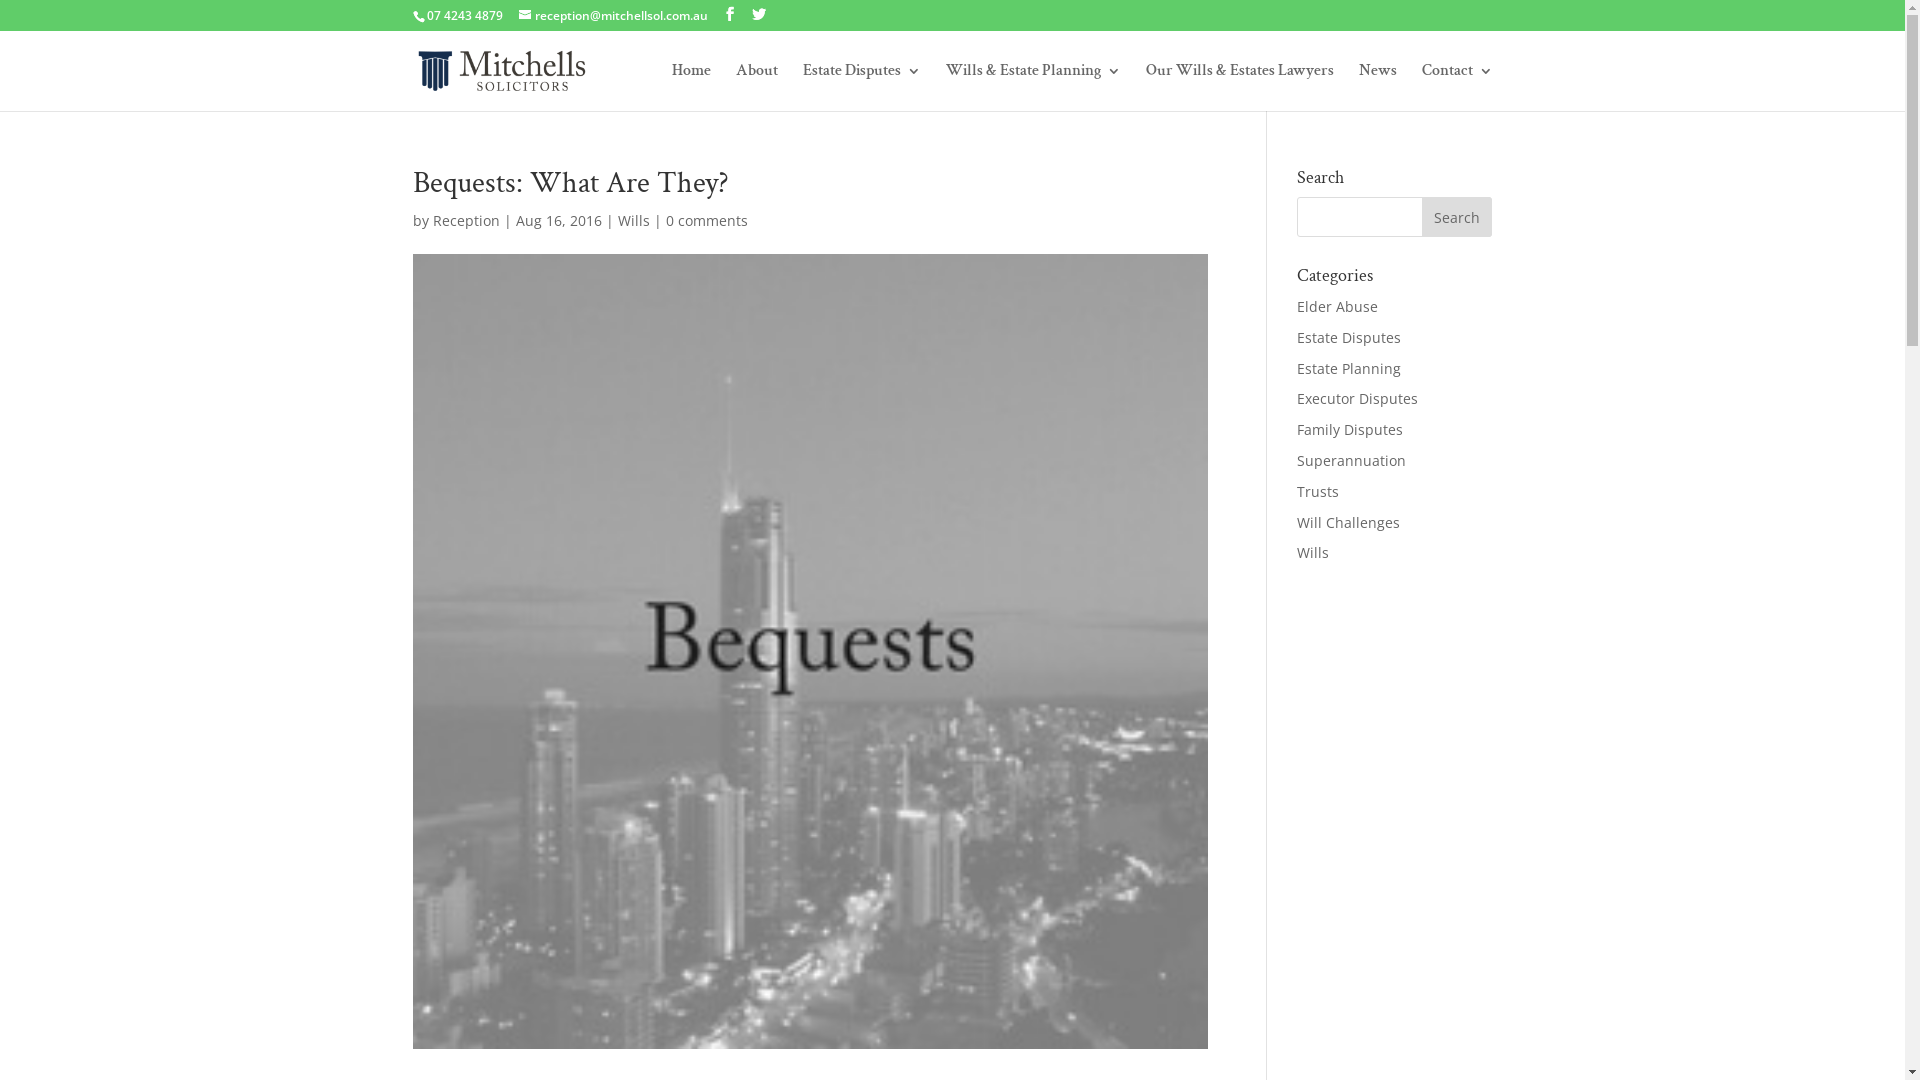 The height and width of the screenshot is (1080, 1920). I want to click on 'Family Disputes', so click(1296, 428).